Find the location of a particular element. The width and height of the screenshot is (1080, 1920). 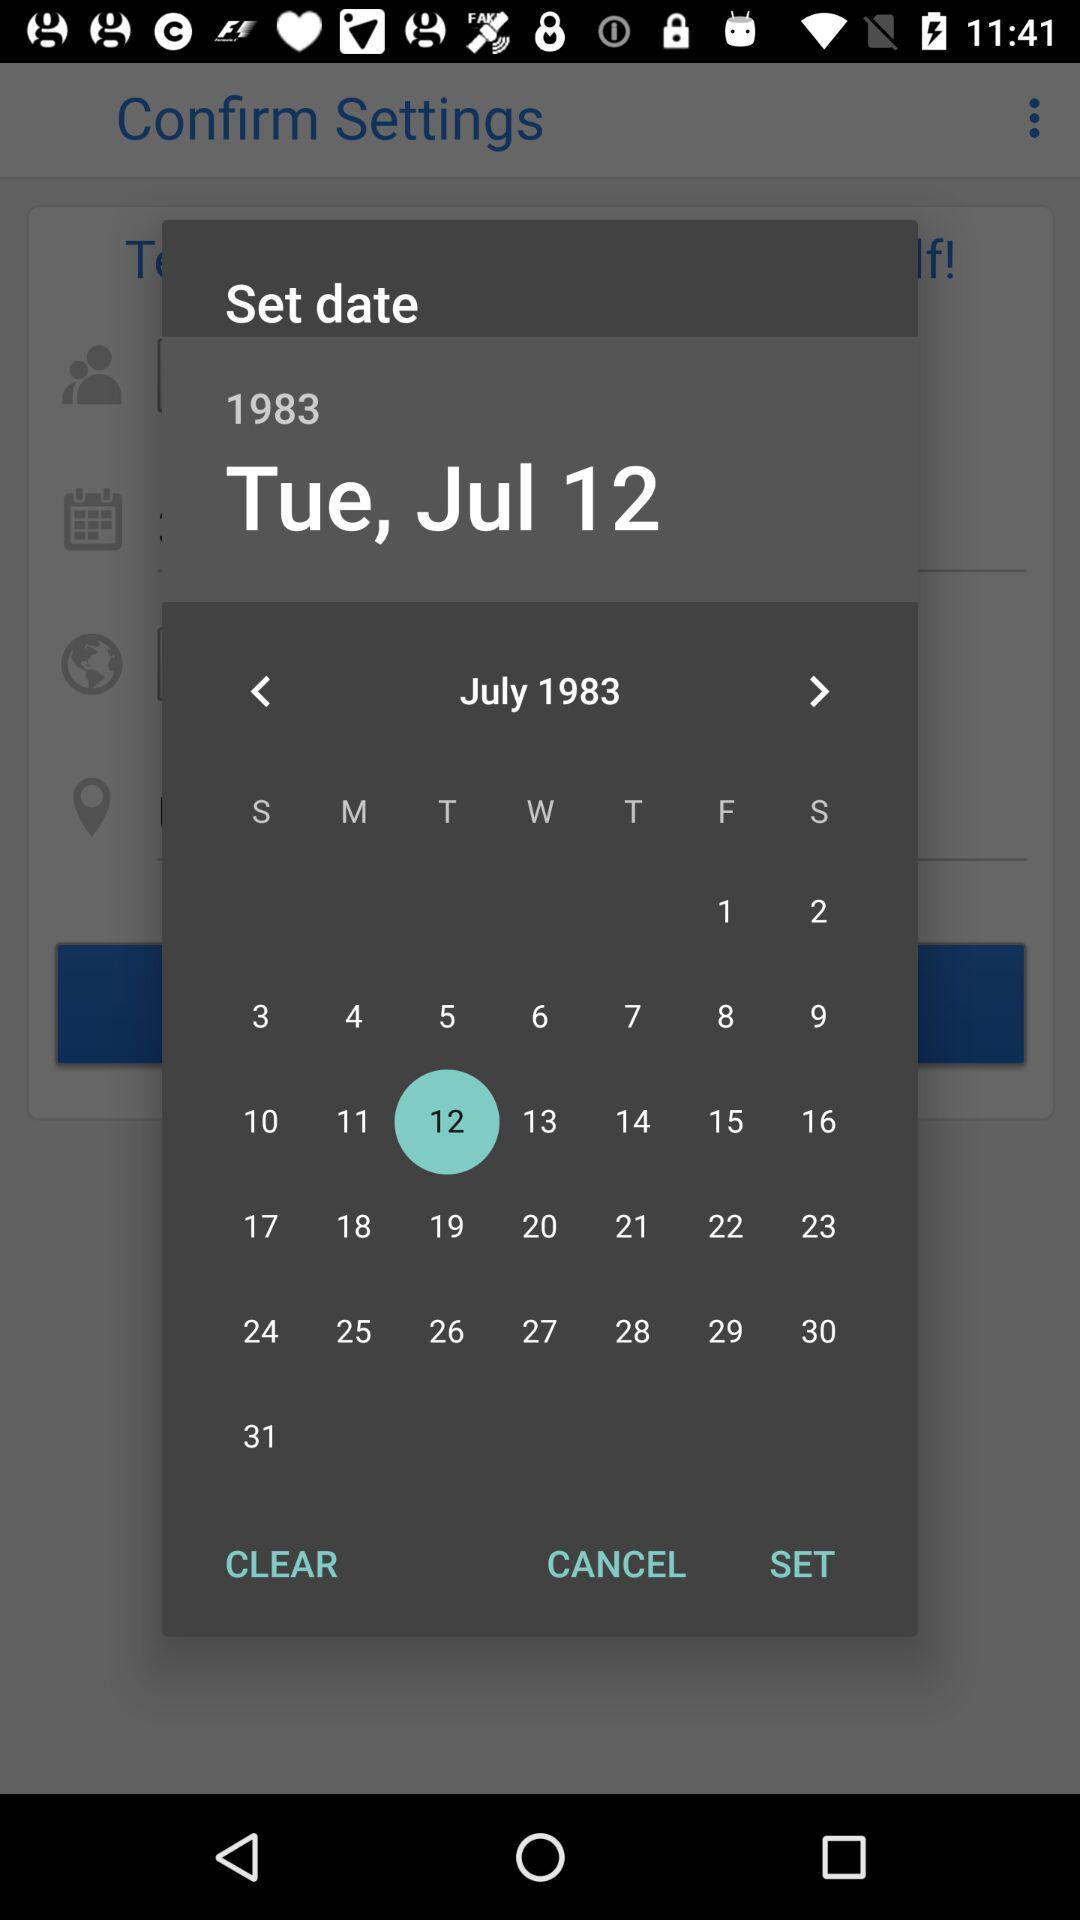

the item below tue, jul 12 is located at coordinates (260, 691).